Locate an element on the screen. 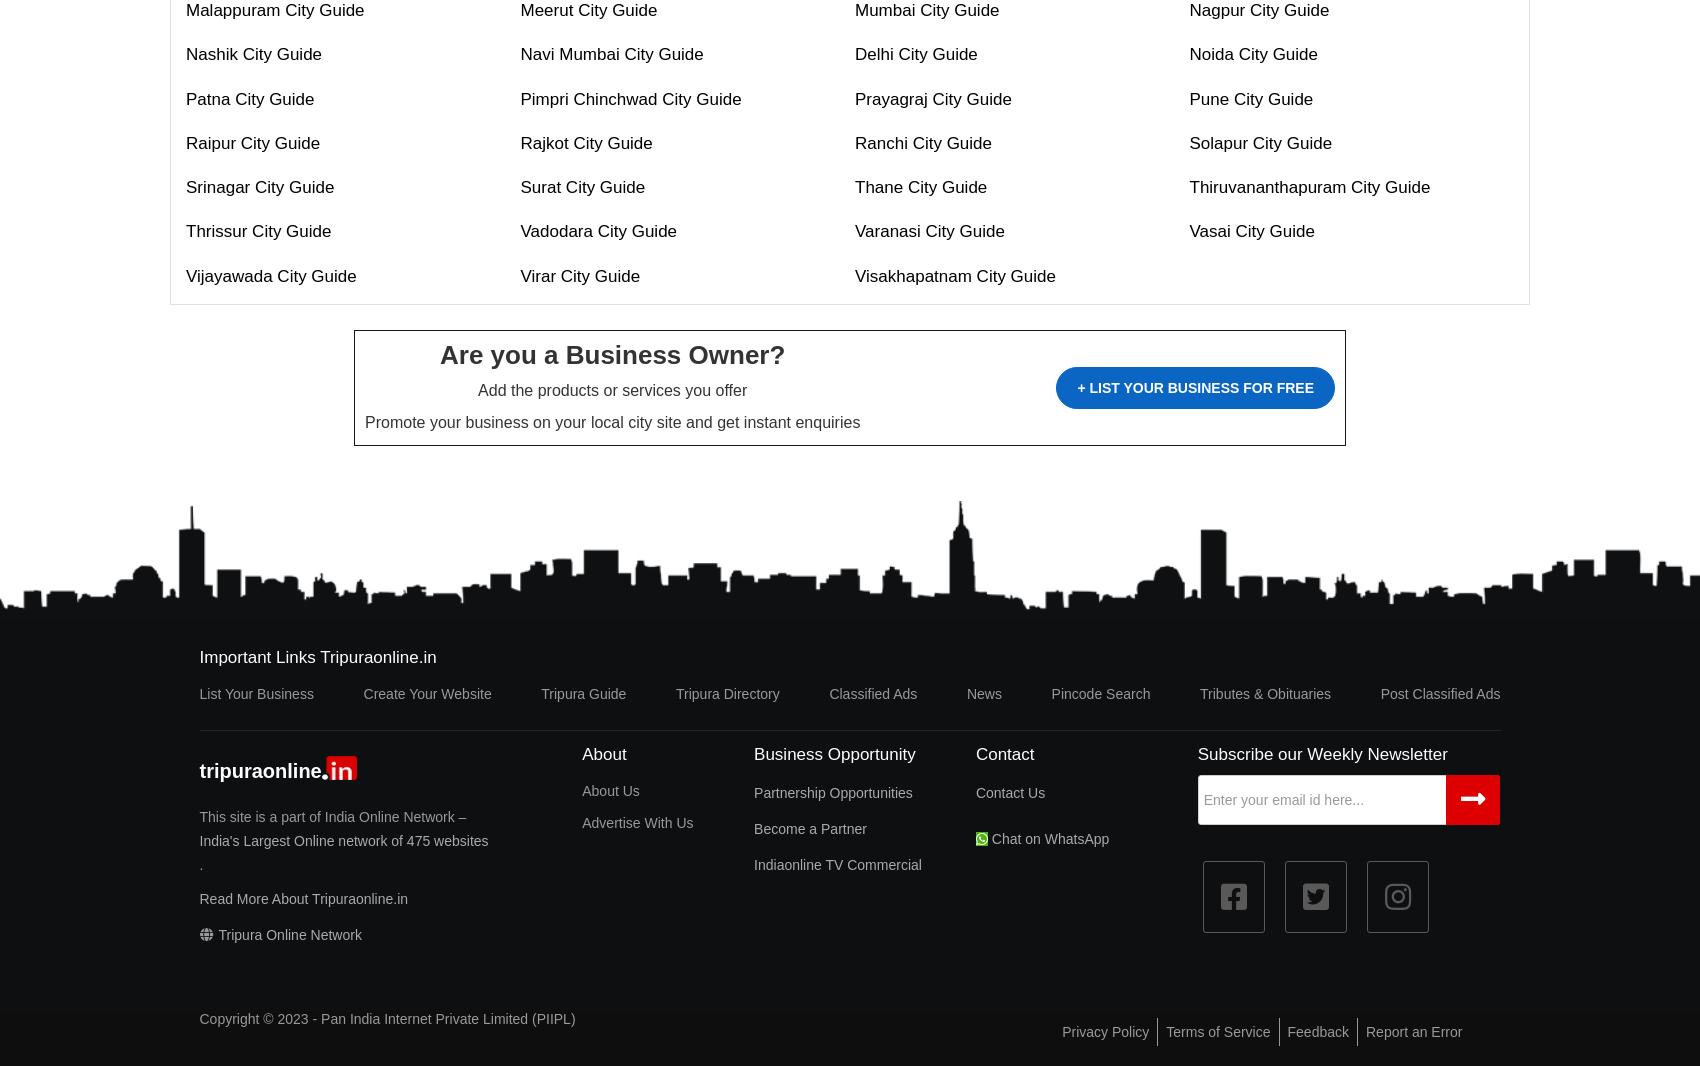 This screenshot has height=1066, width=1700. '+ LIST YOUR BUSINESS FOR FREE' is located at coordinates (1076, 388).